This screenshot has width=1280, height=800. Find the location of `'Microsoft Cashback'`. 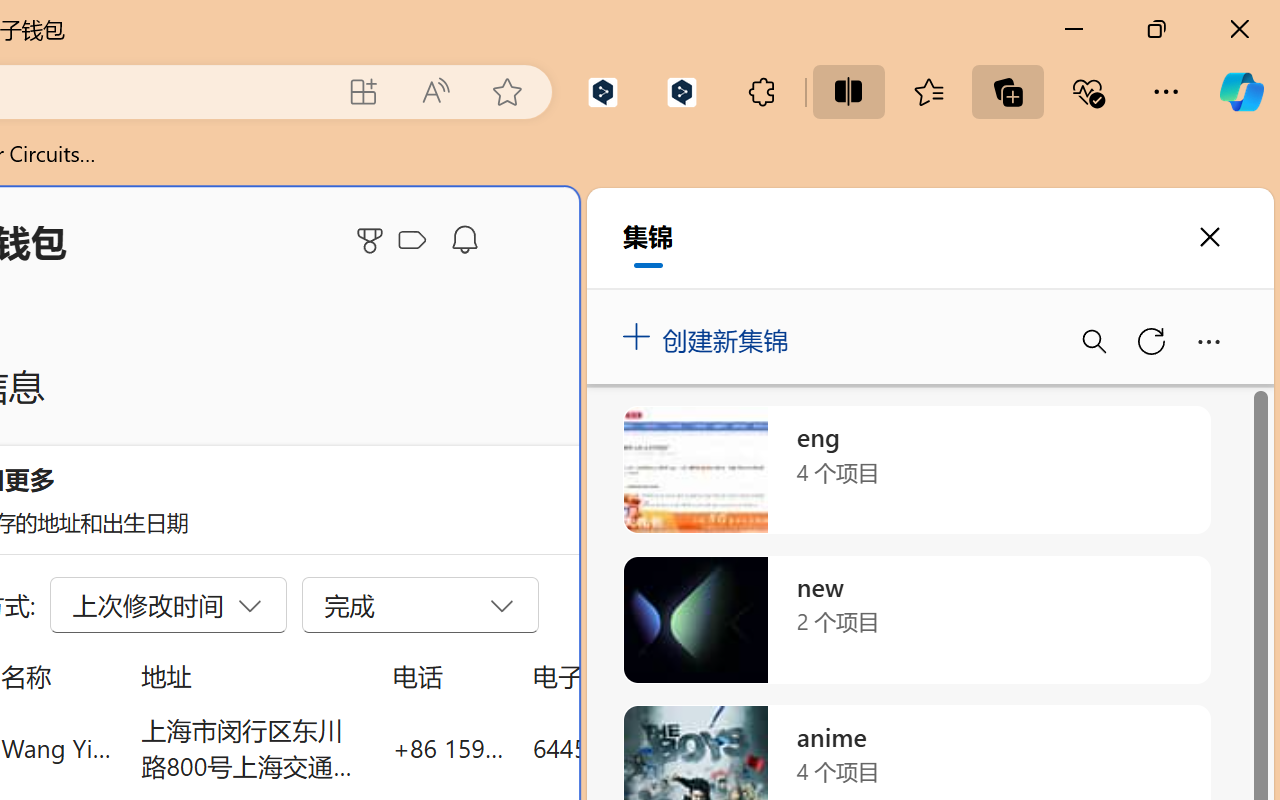

'Microsoft Cashback' is located at coordinates (415, 240).